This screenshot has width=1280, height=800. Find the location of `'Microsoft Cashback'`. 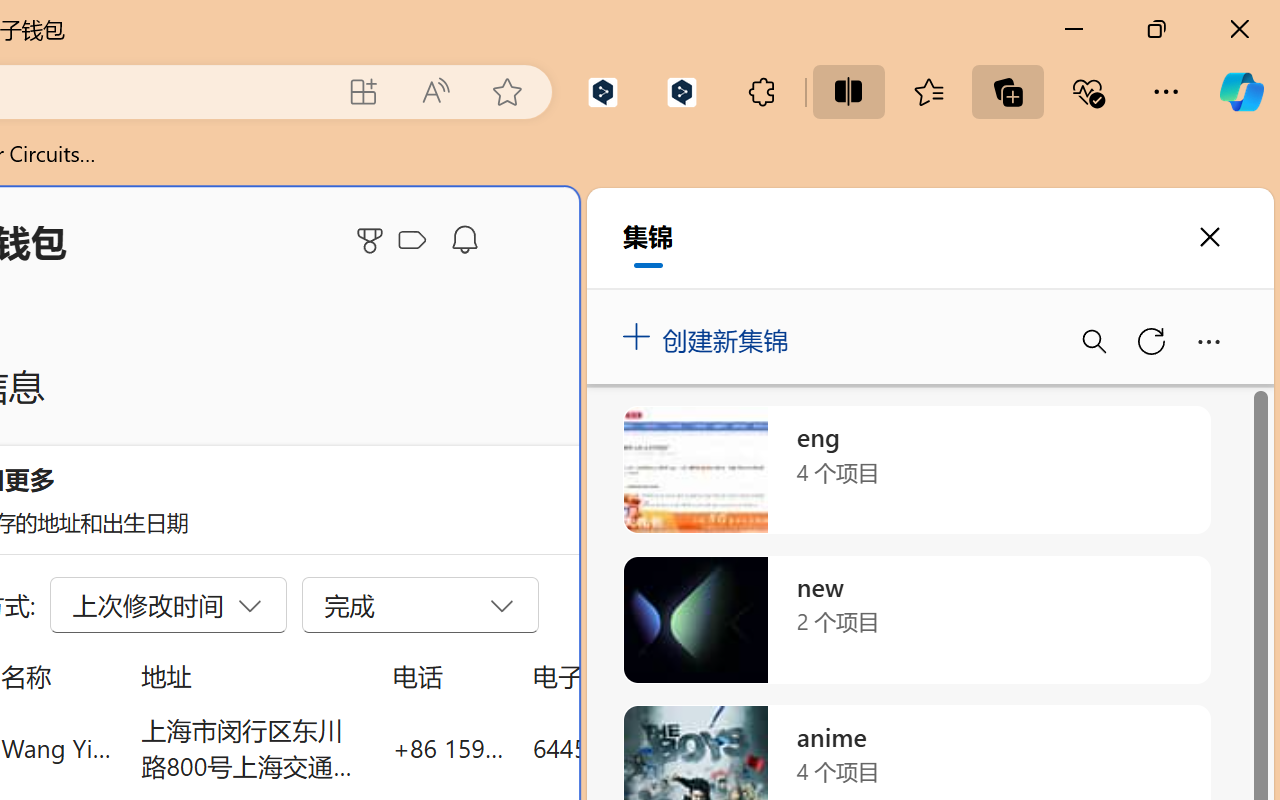

'Microsoft Cashback' is located at coordinates (415, 240).